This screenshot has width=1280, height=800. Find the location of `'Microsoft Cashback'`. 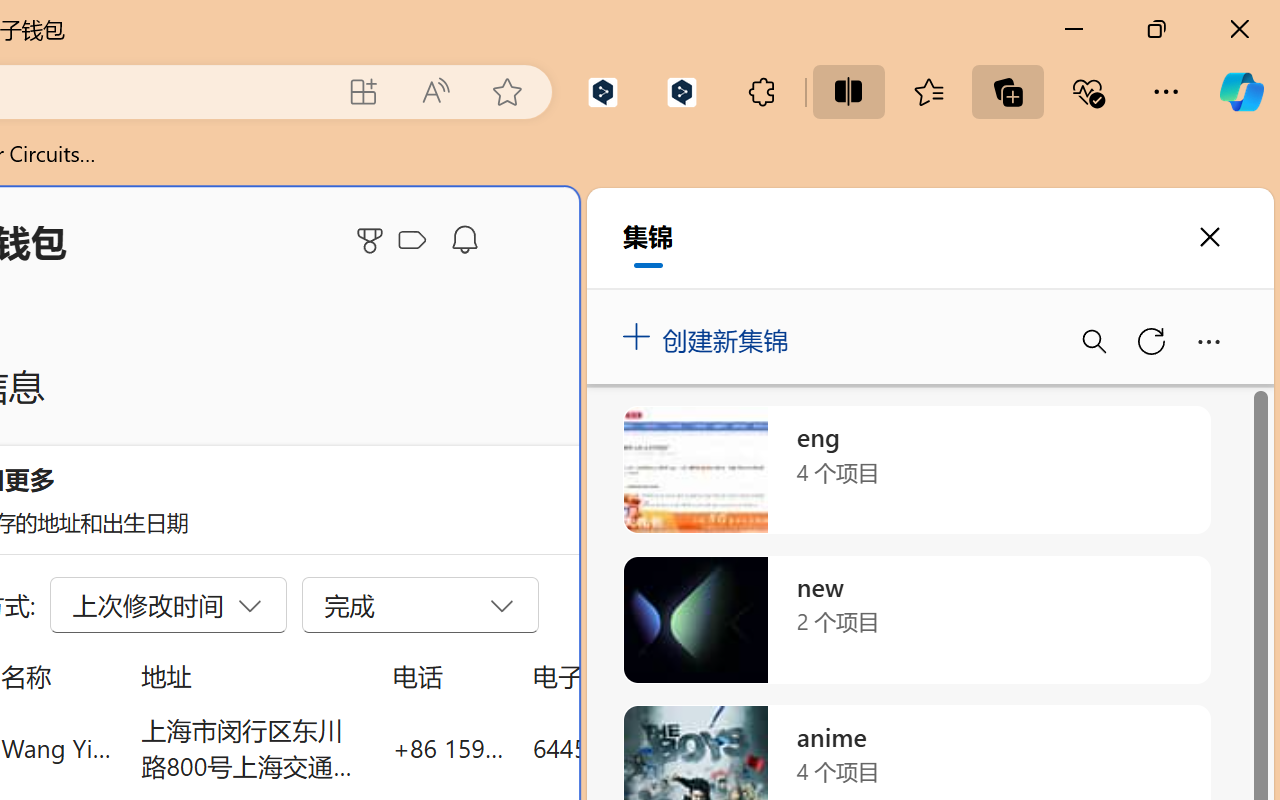

'Microsoft Cashback' is located at coordinates (415, 240).